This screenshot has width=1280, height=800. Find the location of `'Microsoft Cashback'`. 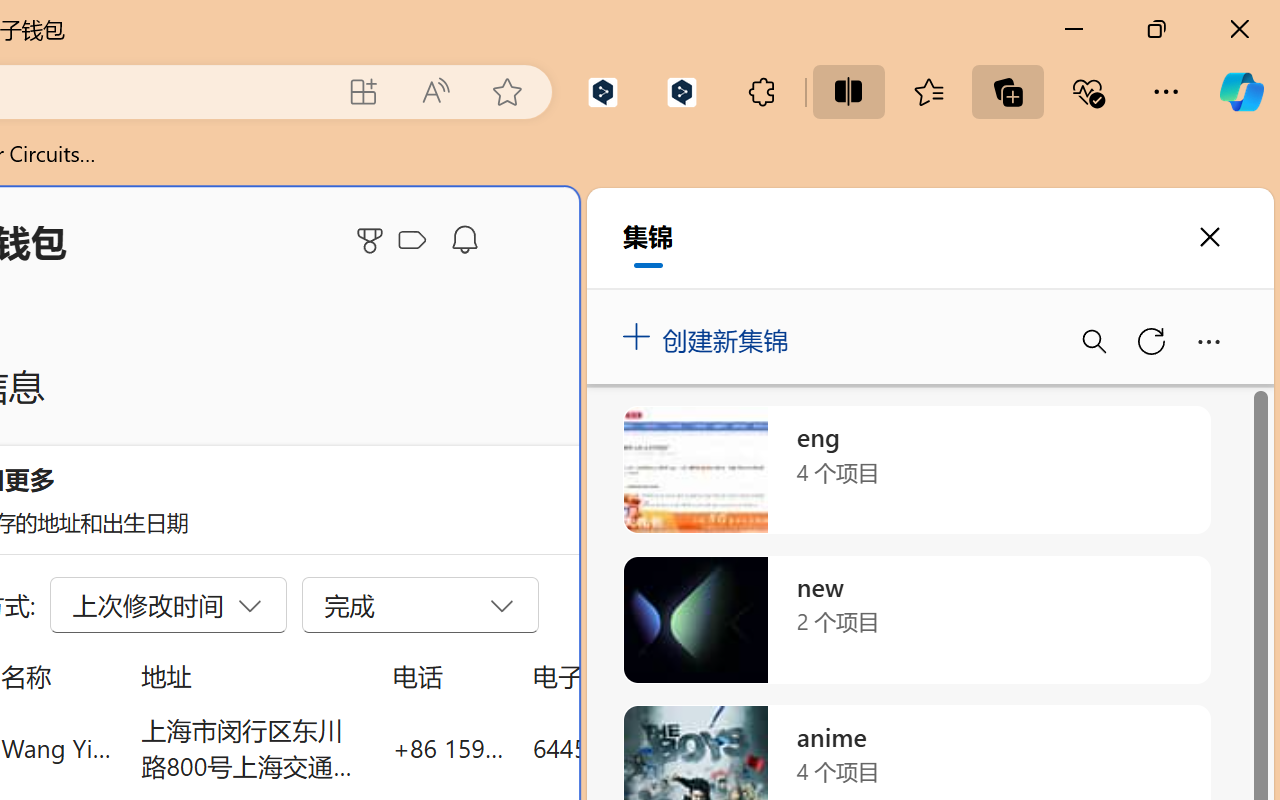

'Microsoft Cashback' is located at coordinates (415, 240).